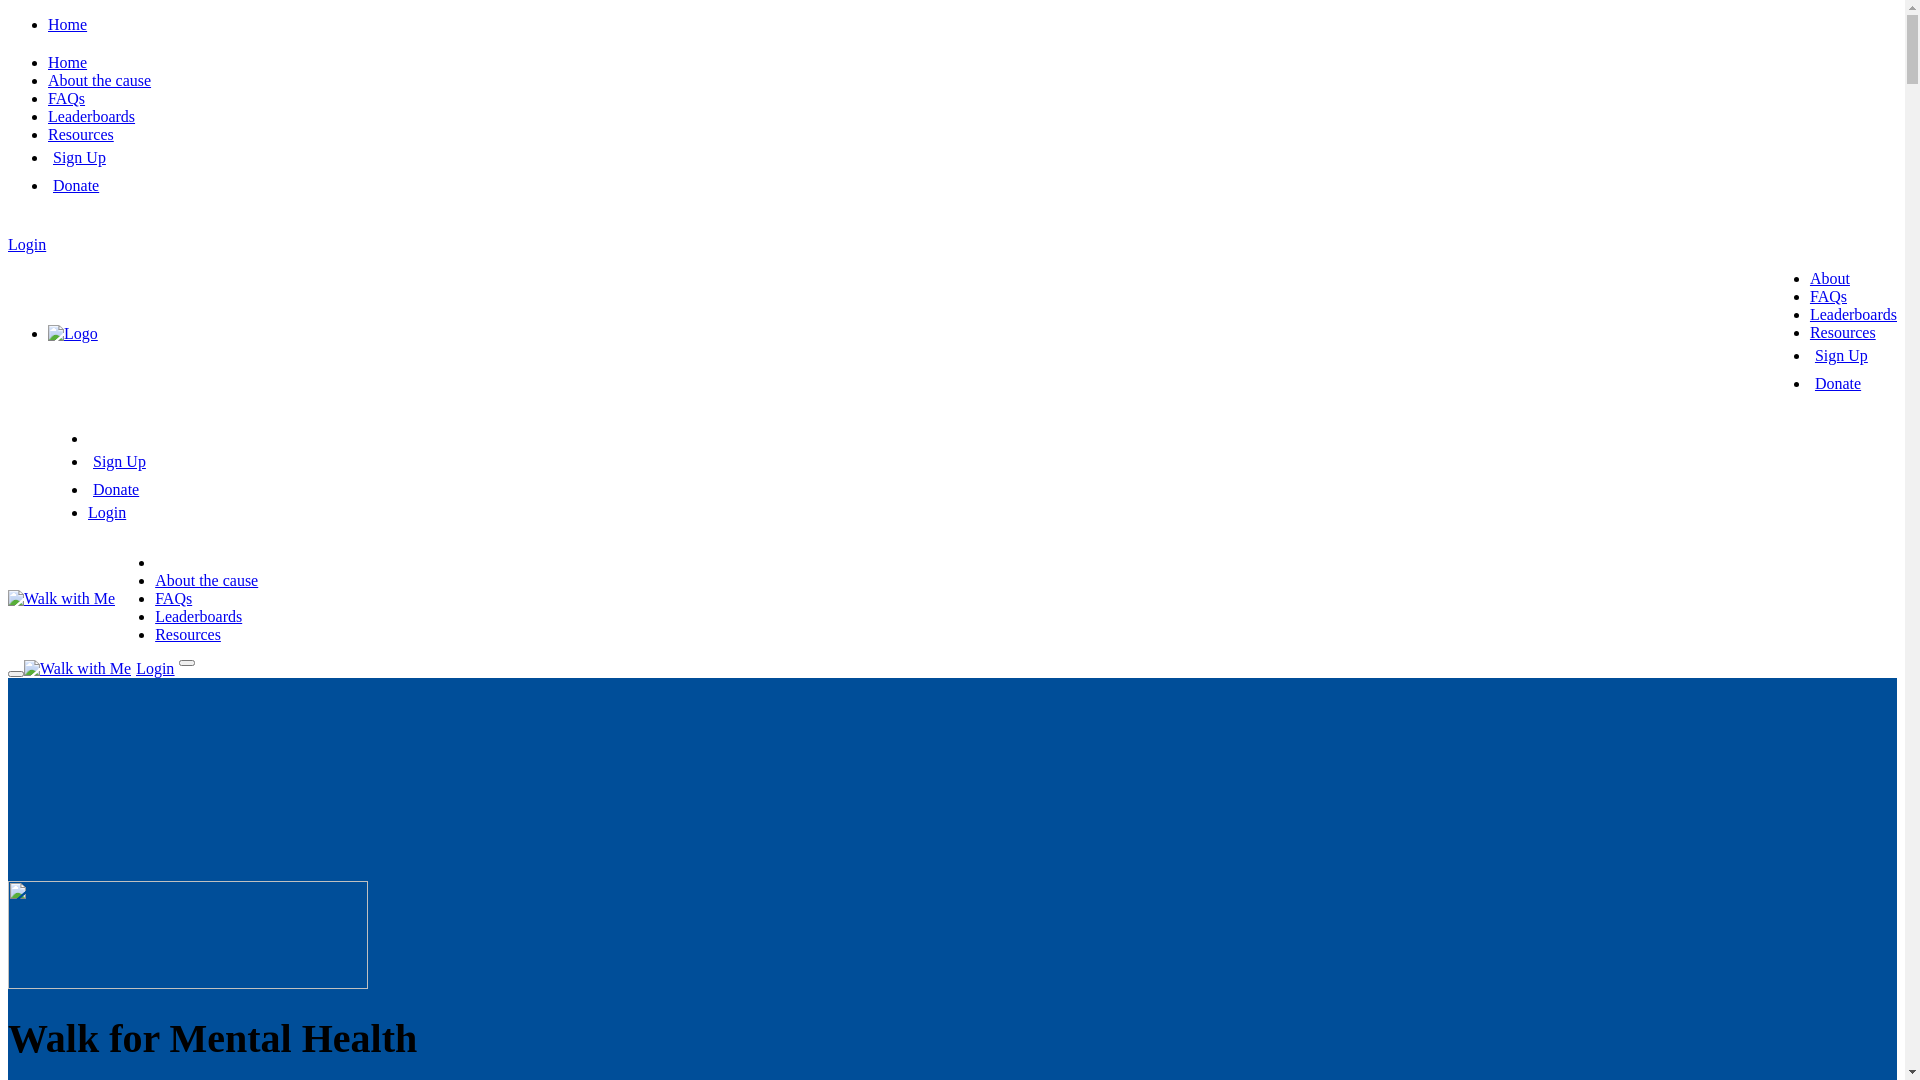 This screenshot has width=1920, height=1080. What do you see at coordinates (198, 615) in the screenshot?
I see `'Leaderboards'` at bounding box center [198, 615].